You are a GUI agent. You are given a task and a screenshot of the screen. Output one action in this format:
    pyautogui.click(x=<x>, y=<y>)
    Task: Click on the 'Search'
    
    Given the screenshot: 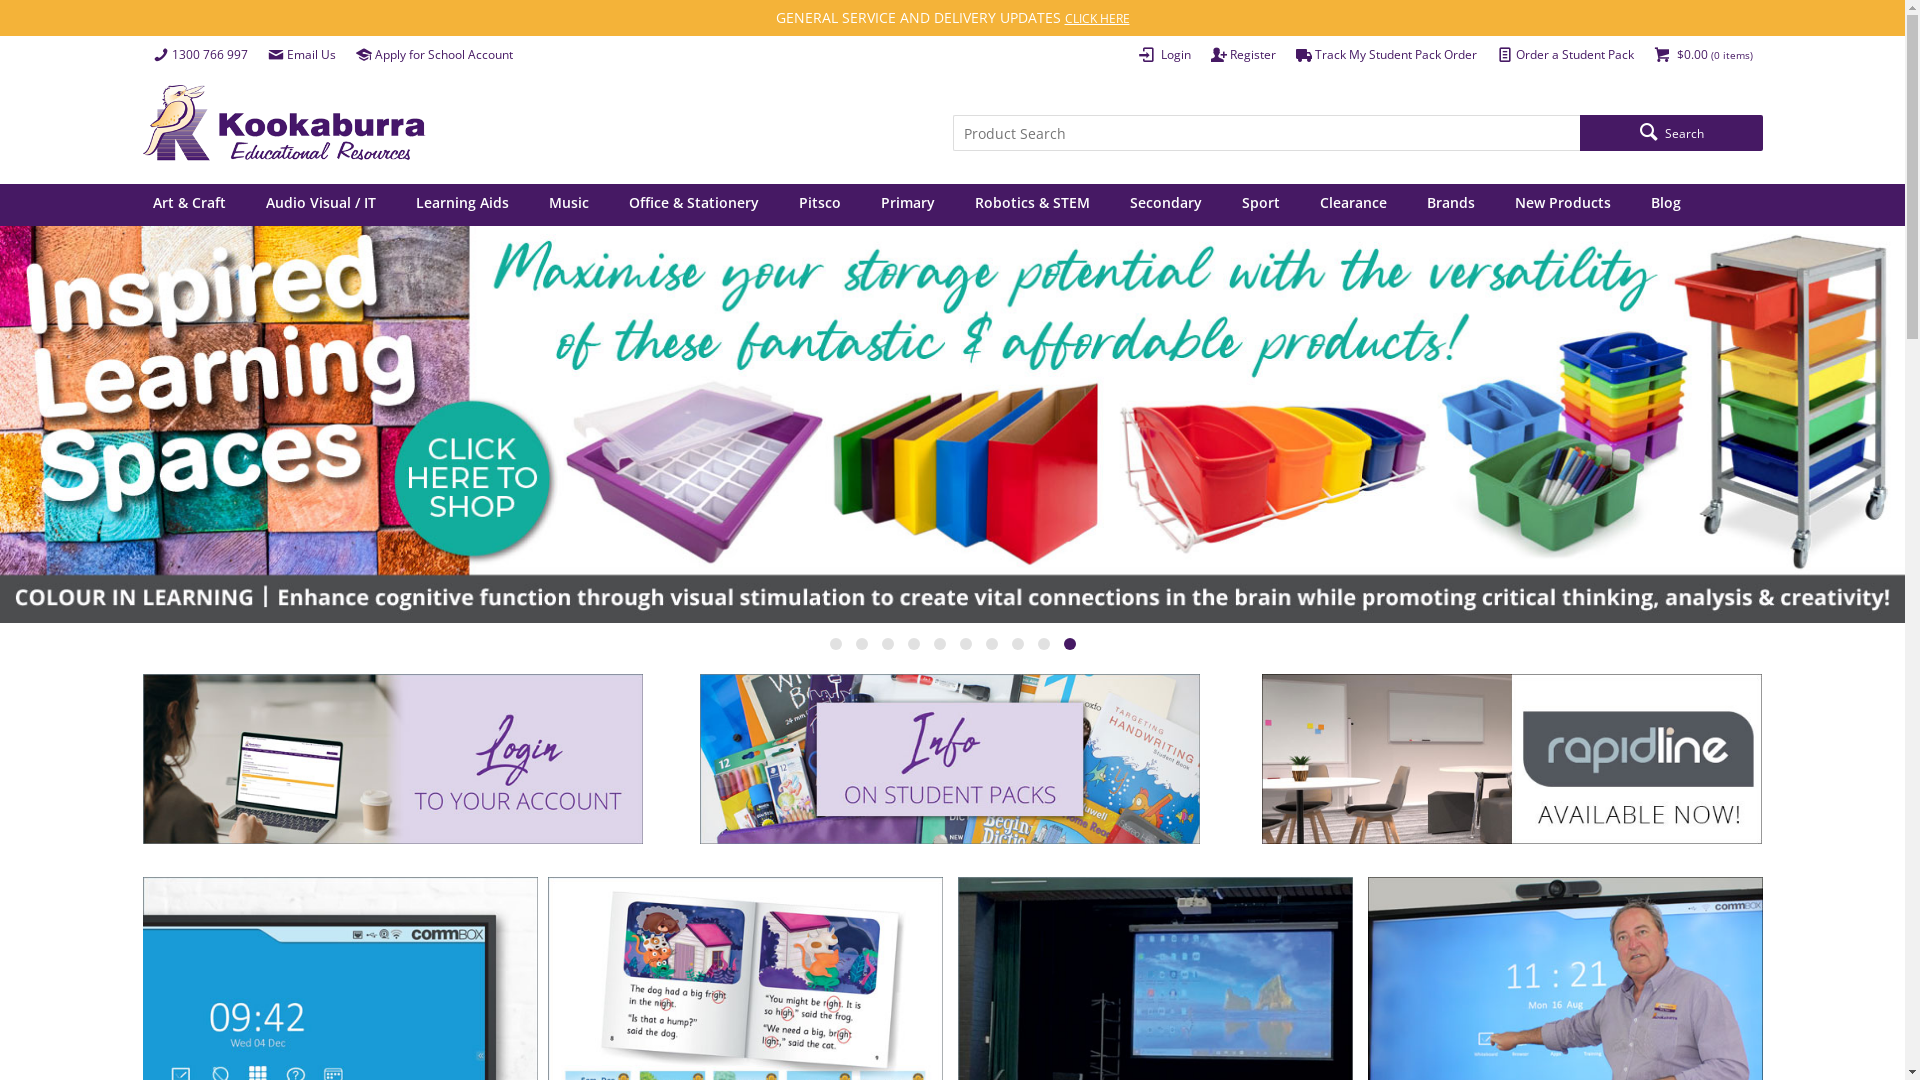 What is the action you would take?
    pyautogui.click(x=1670, y=132)
    